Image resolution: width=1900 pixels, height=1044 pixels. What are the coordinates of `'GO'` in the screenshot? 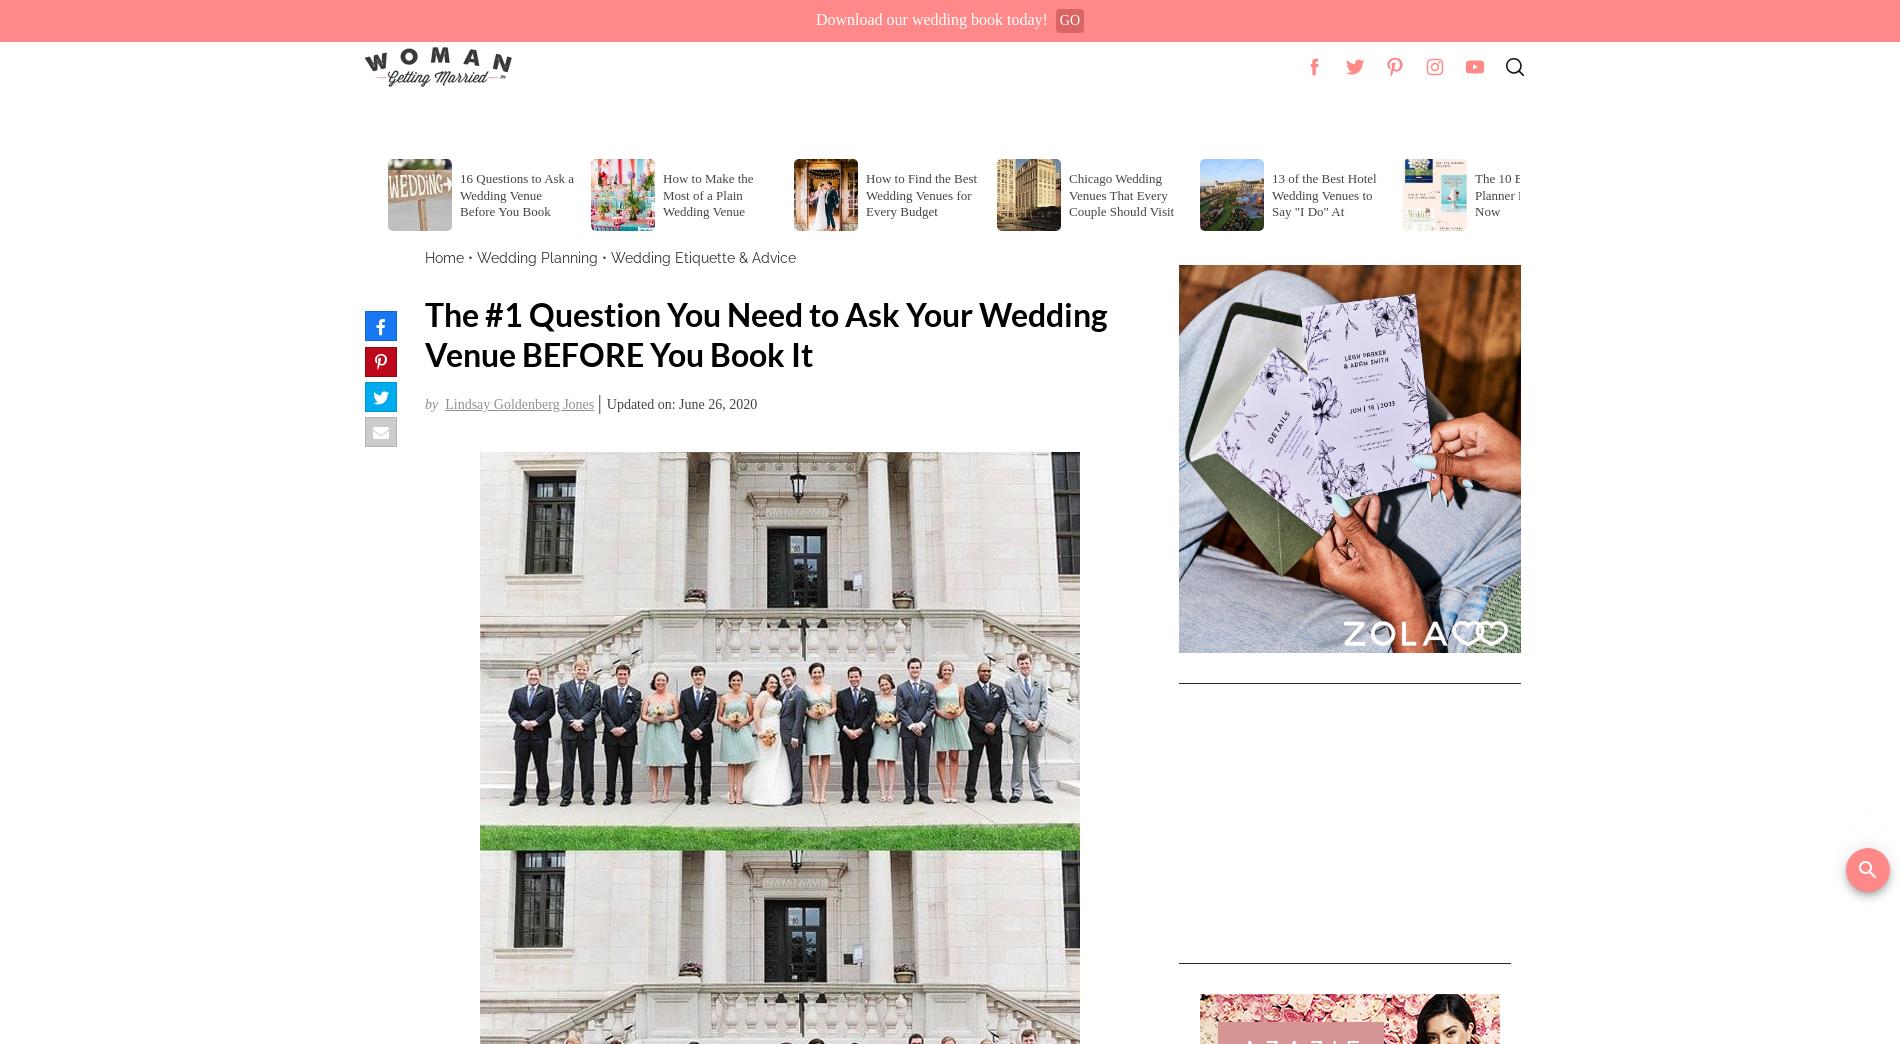 It's located at (1059, 19).